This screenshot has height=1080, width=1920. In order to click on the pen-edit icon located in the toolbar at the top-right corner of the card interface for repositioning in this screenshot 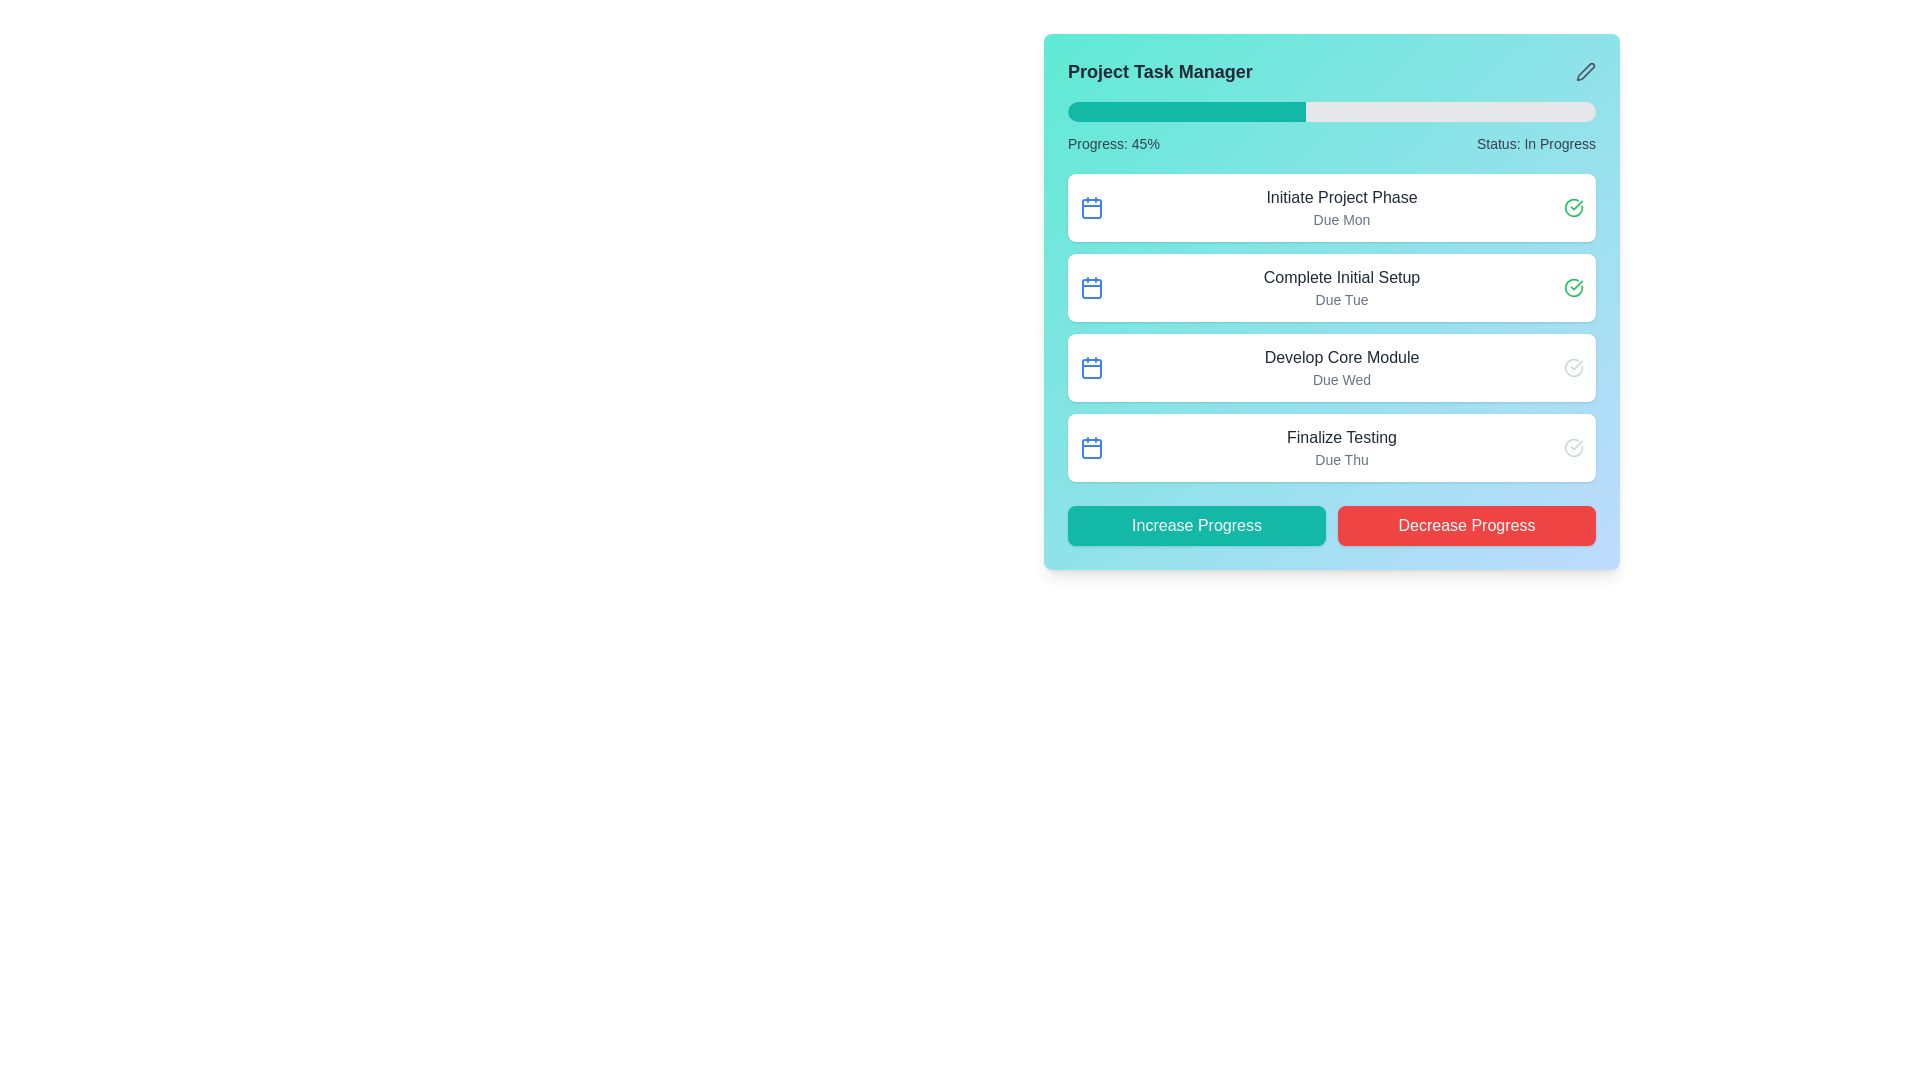, I will do `click(1584, 71)`.